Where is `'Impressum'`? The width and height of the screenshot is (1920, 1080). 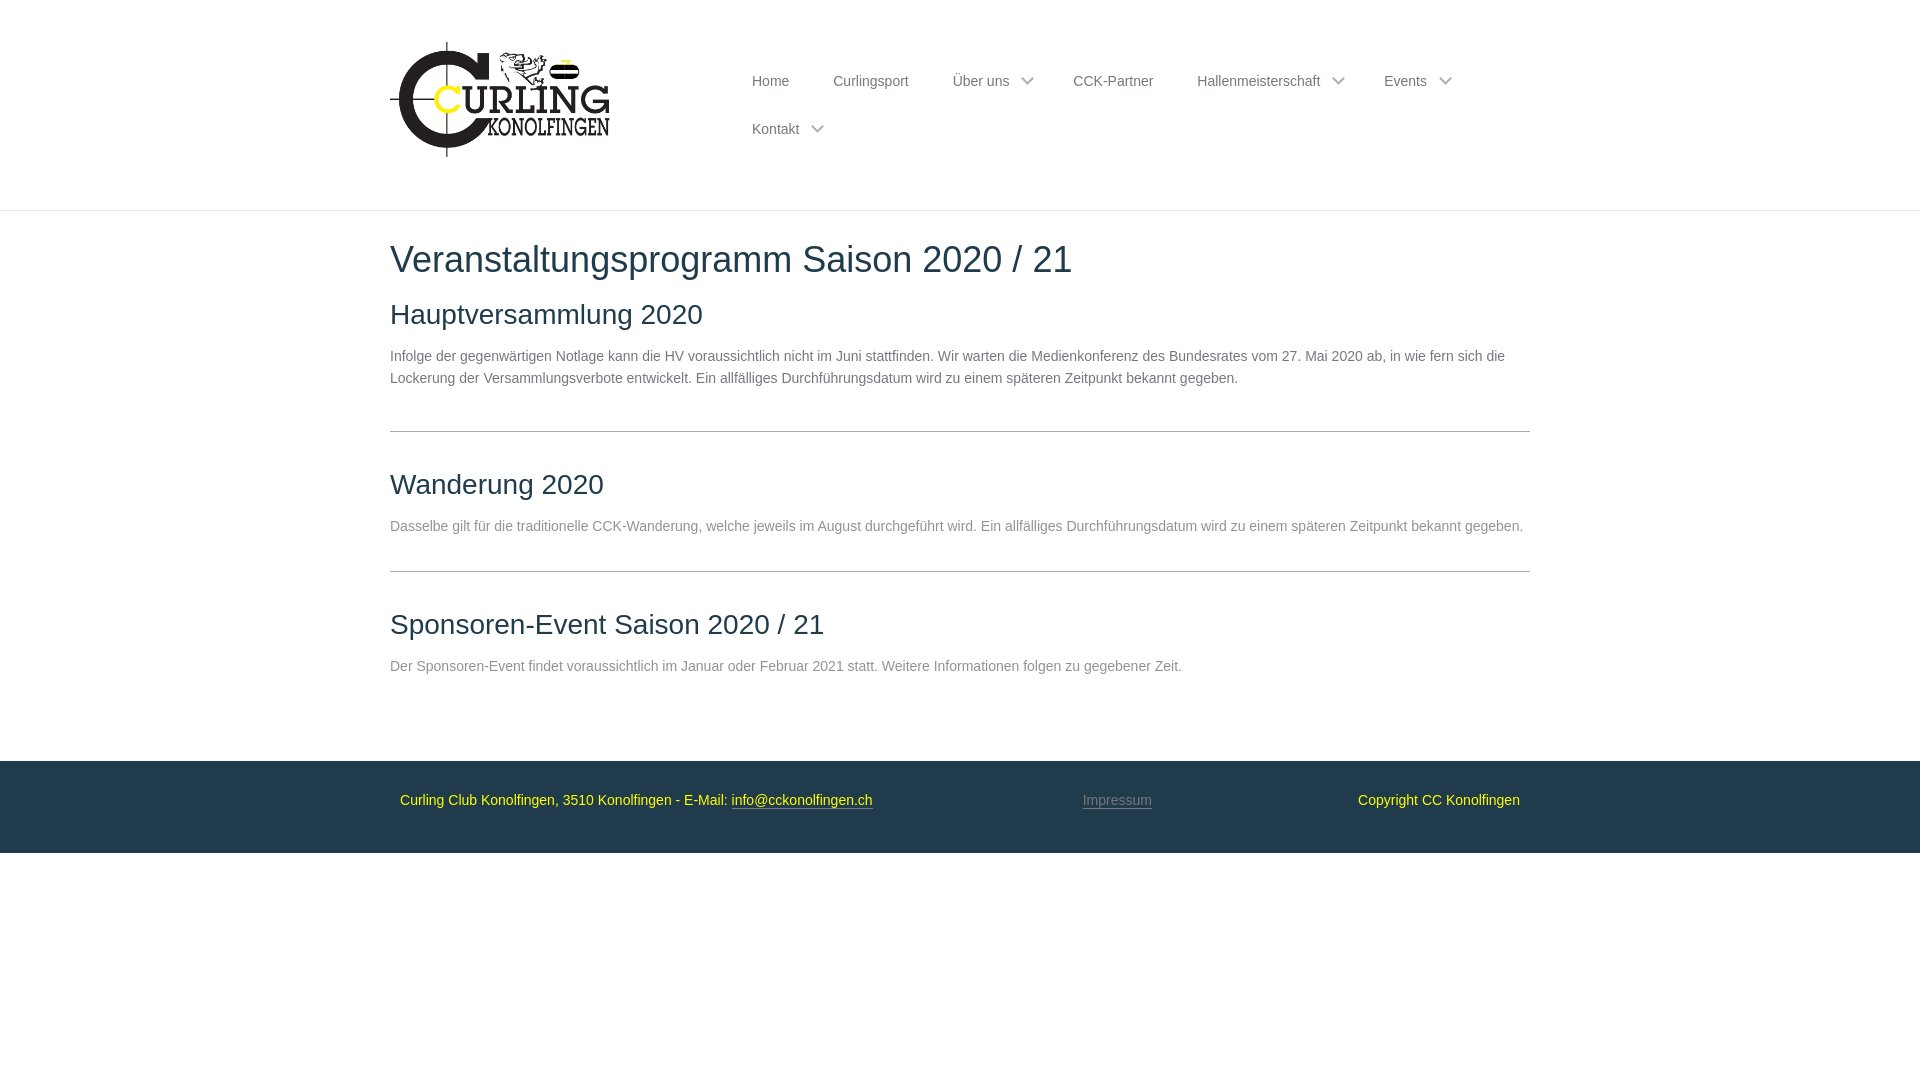 'Impressum' is located at coordinates (1116, 799).